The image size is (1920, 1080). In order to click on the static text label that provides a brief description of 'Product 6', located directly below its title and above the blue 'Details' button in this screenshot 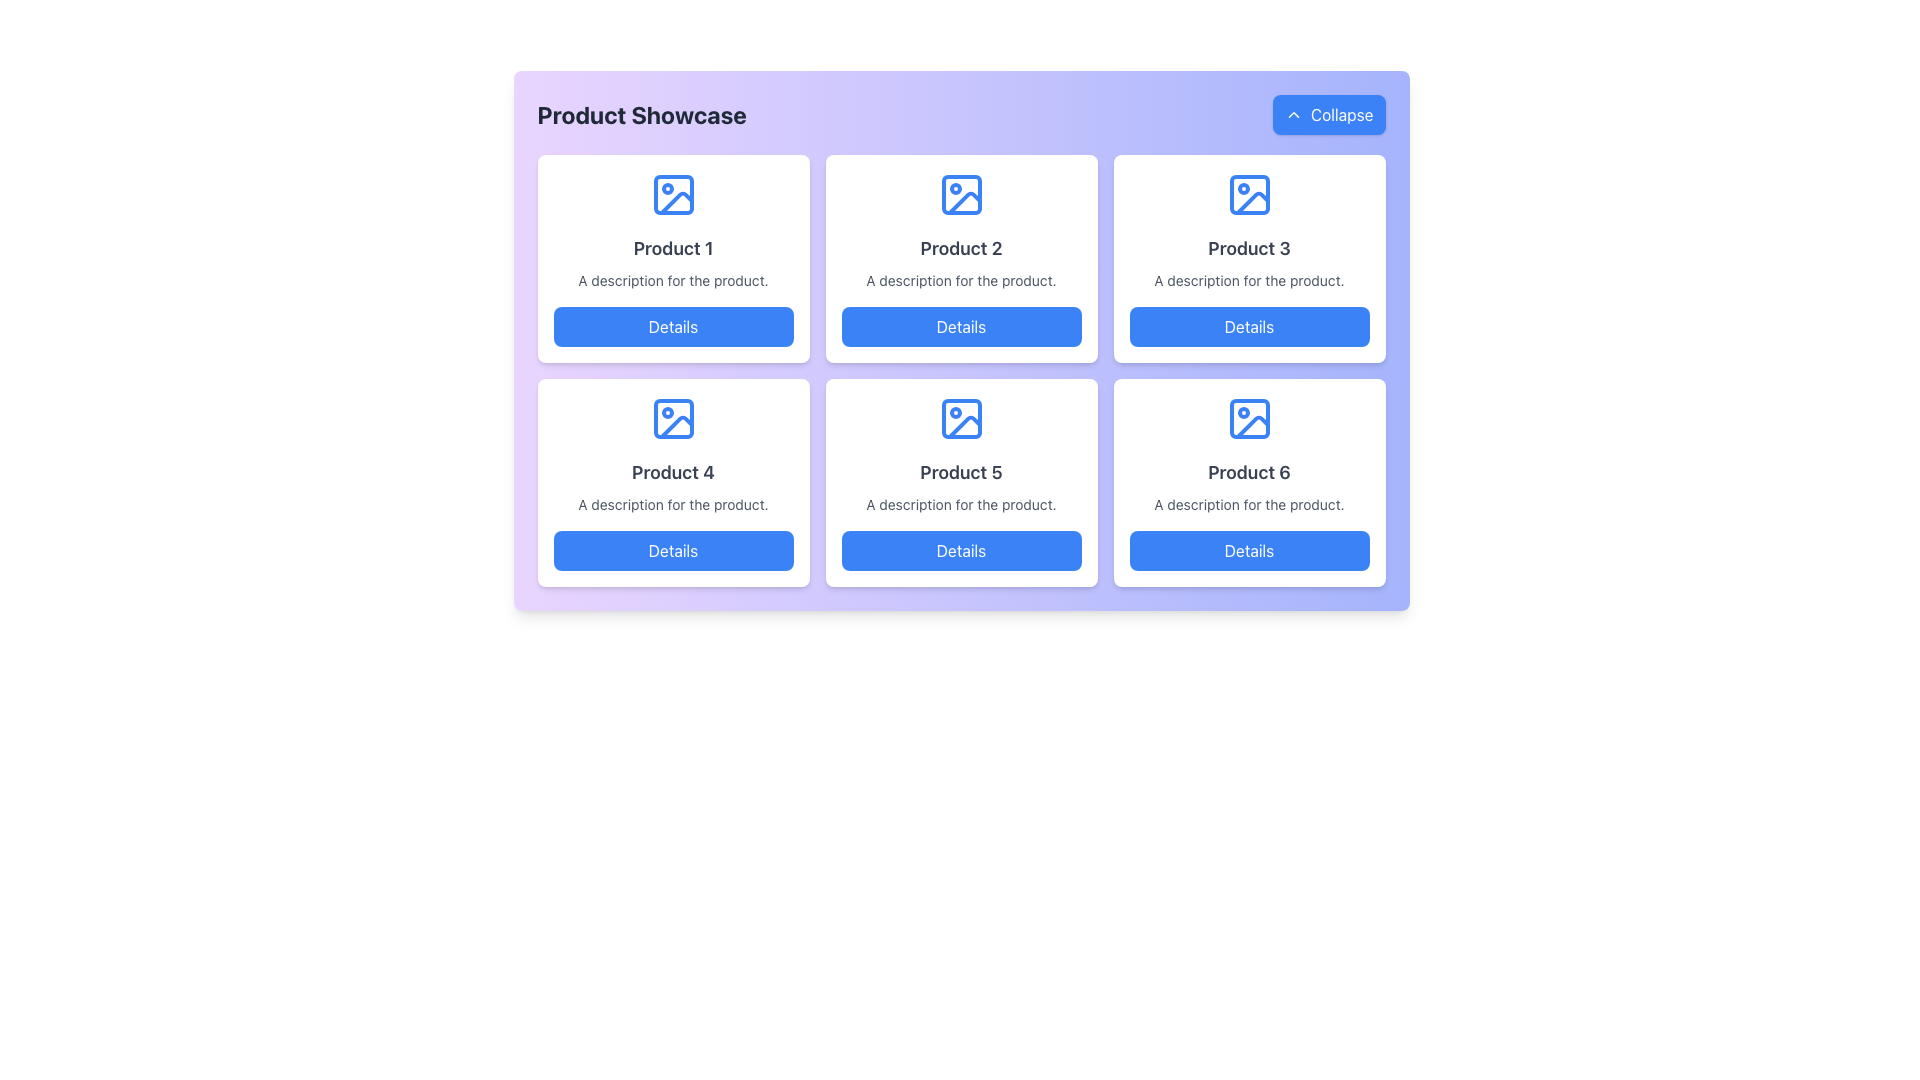, I will do `click(1248, 504)`.